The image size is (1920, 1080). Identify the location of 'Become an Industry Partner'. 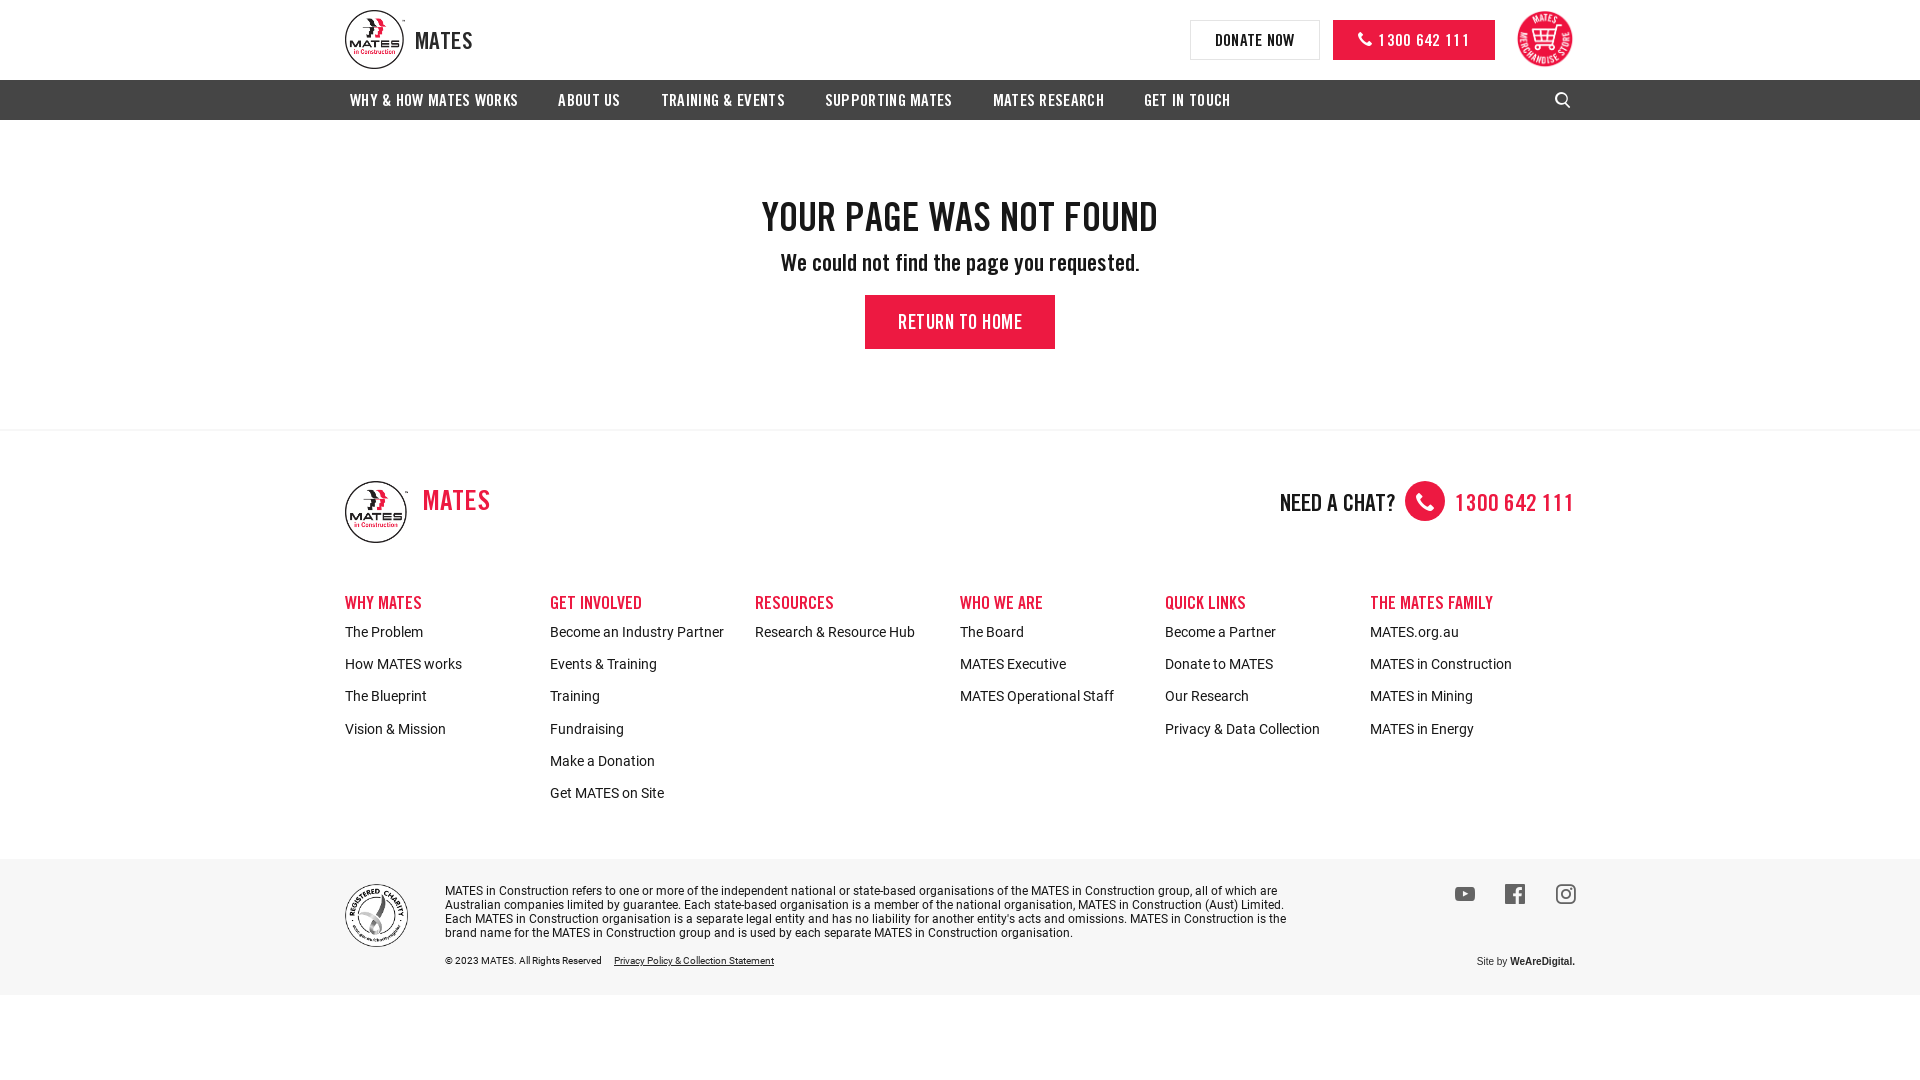
(642, 632).